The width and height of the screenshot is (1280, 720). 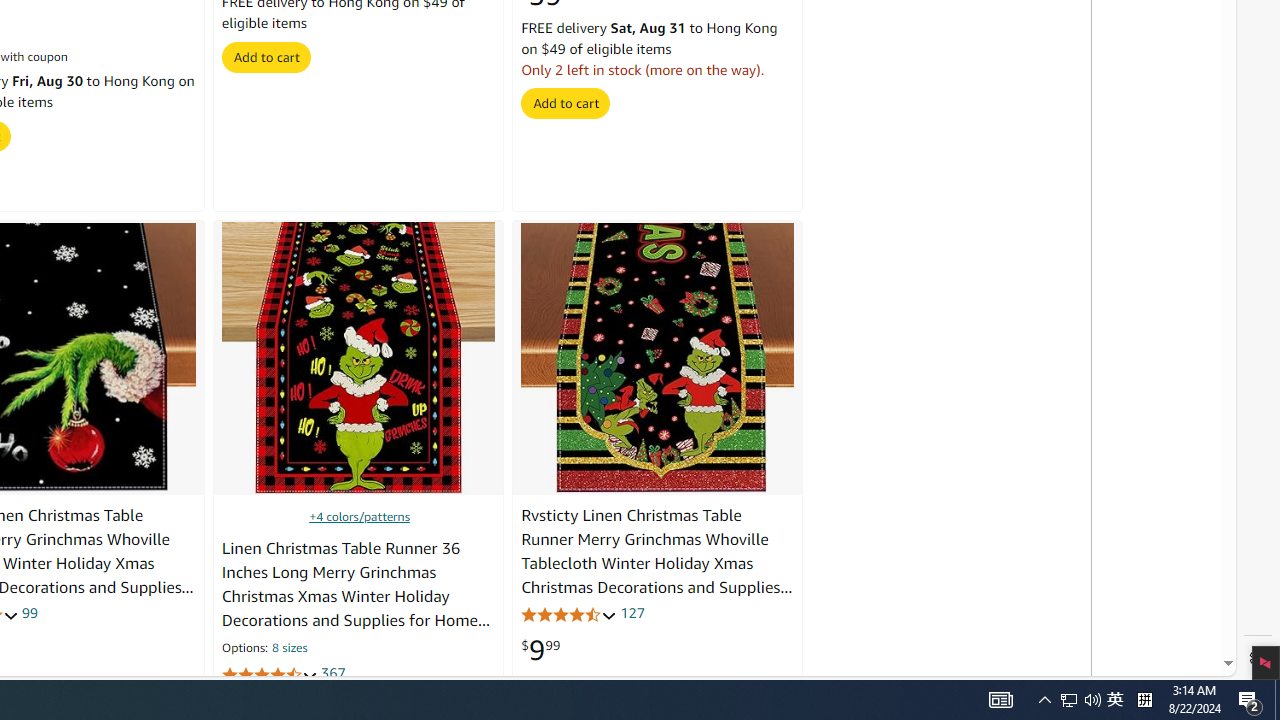 I want to click on '4.7 out of 5 stars', so click(x=268, y=675).